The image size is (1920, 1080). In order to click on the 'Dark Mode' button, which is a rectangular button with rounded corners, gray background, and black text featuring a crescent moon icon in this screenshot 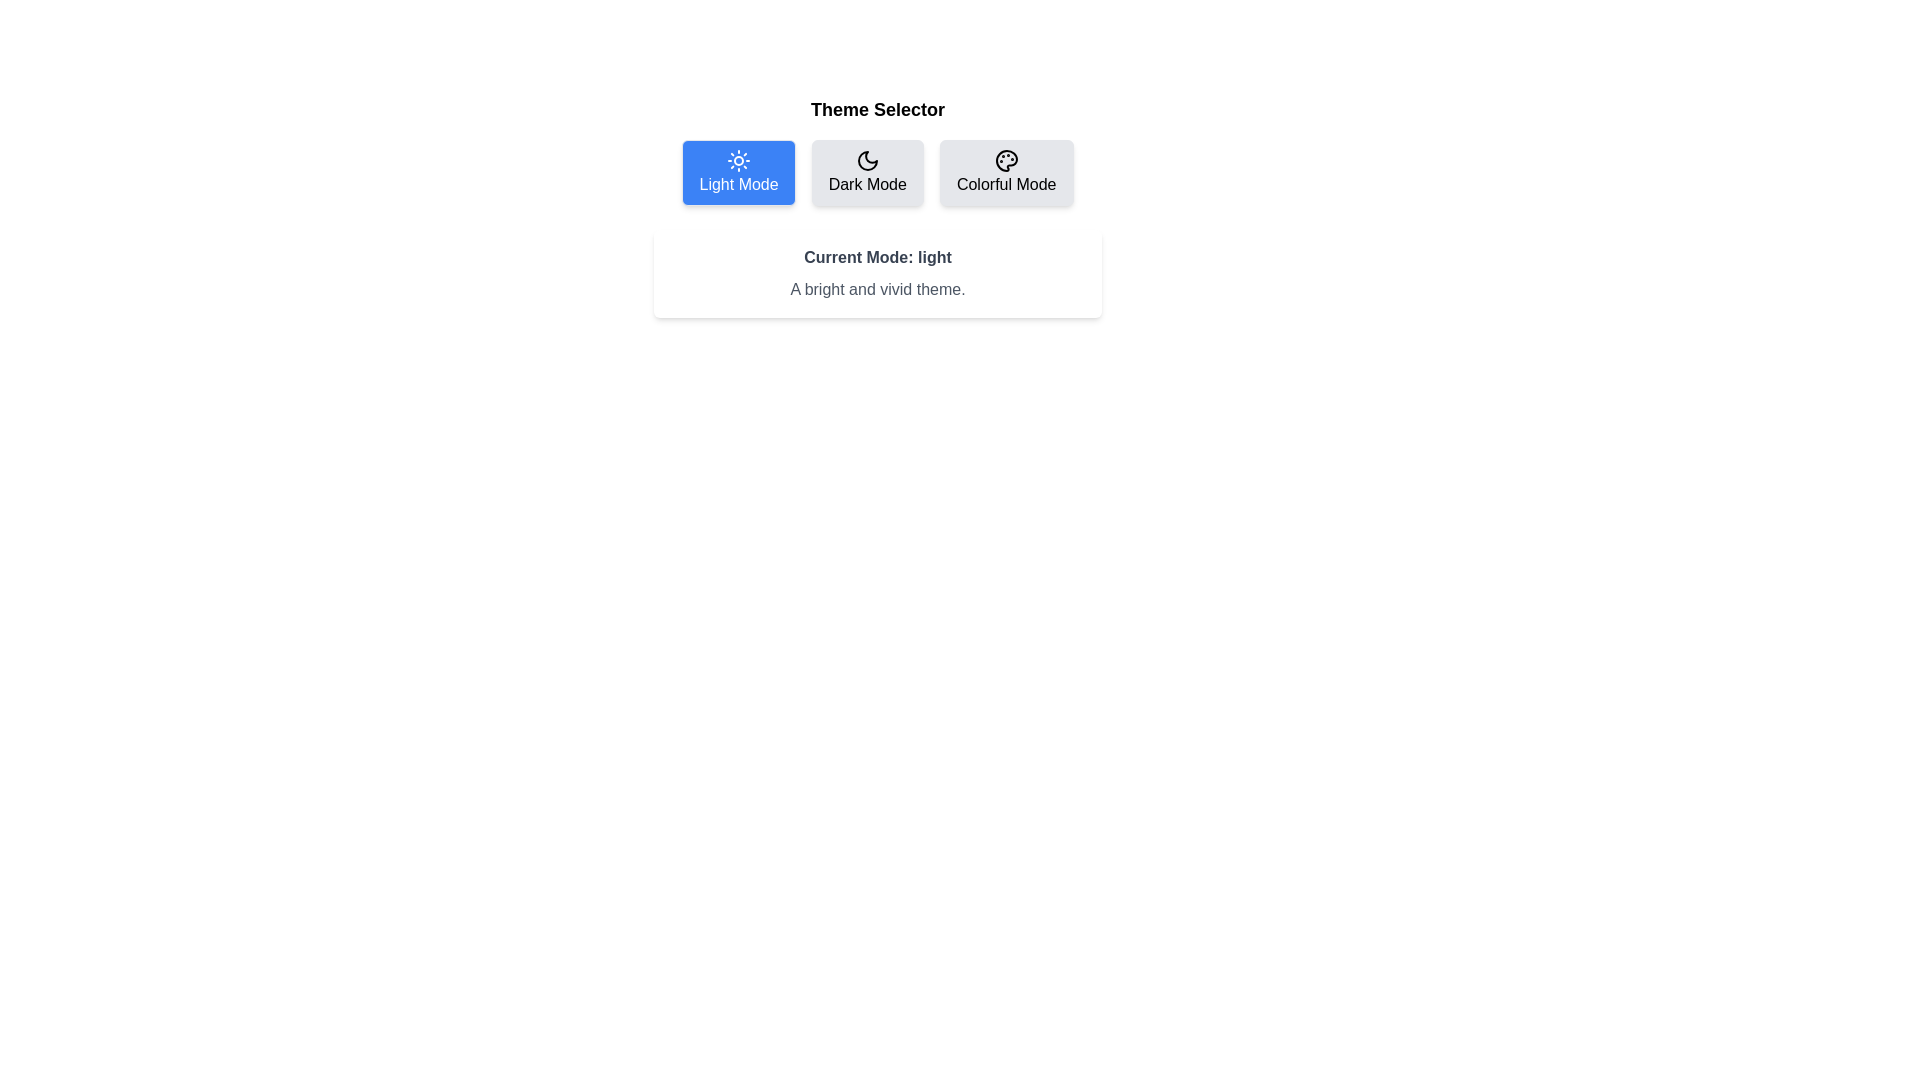, I will do `click(867, 172)`.